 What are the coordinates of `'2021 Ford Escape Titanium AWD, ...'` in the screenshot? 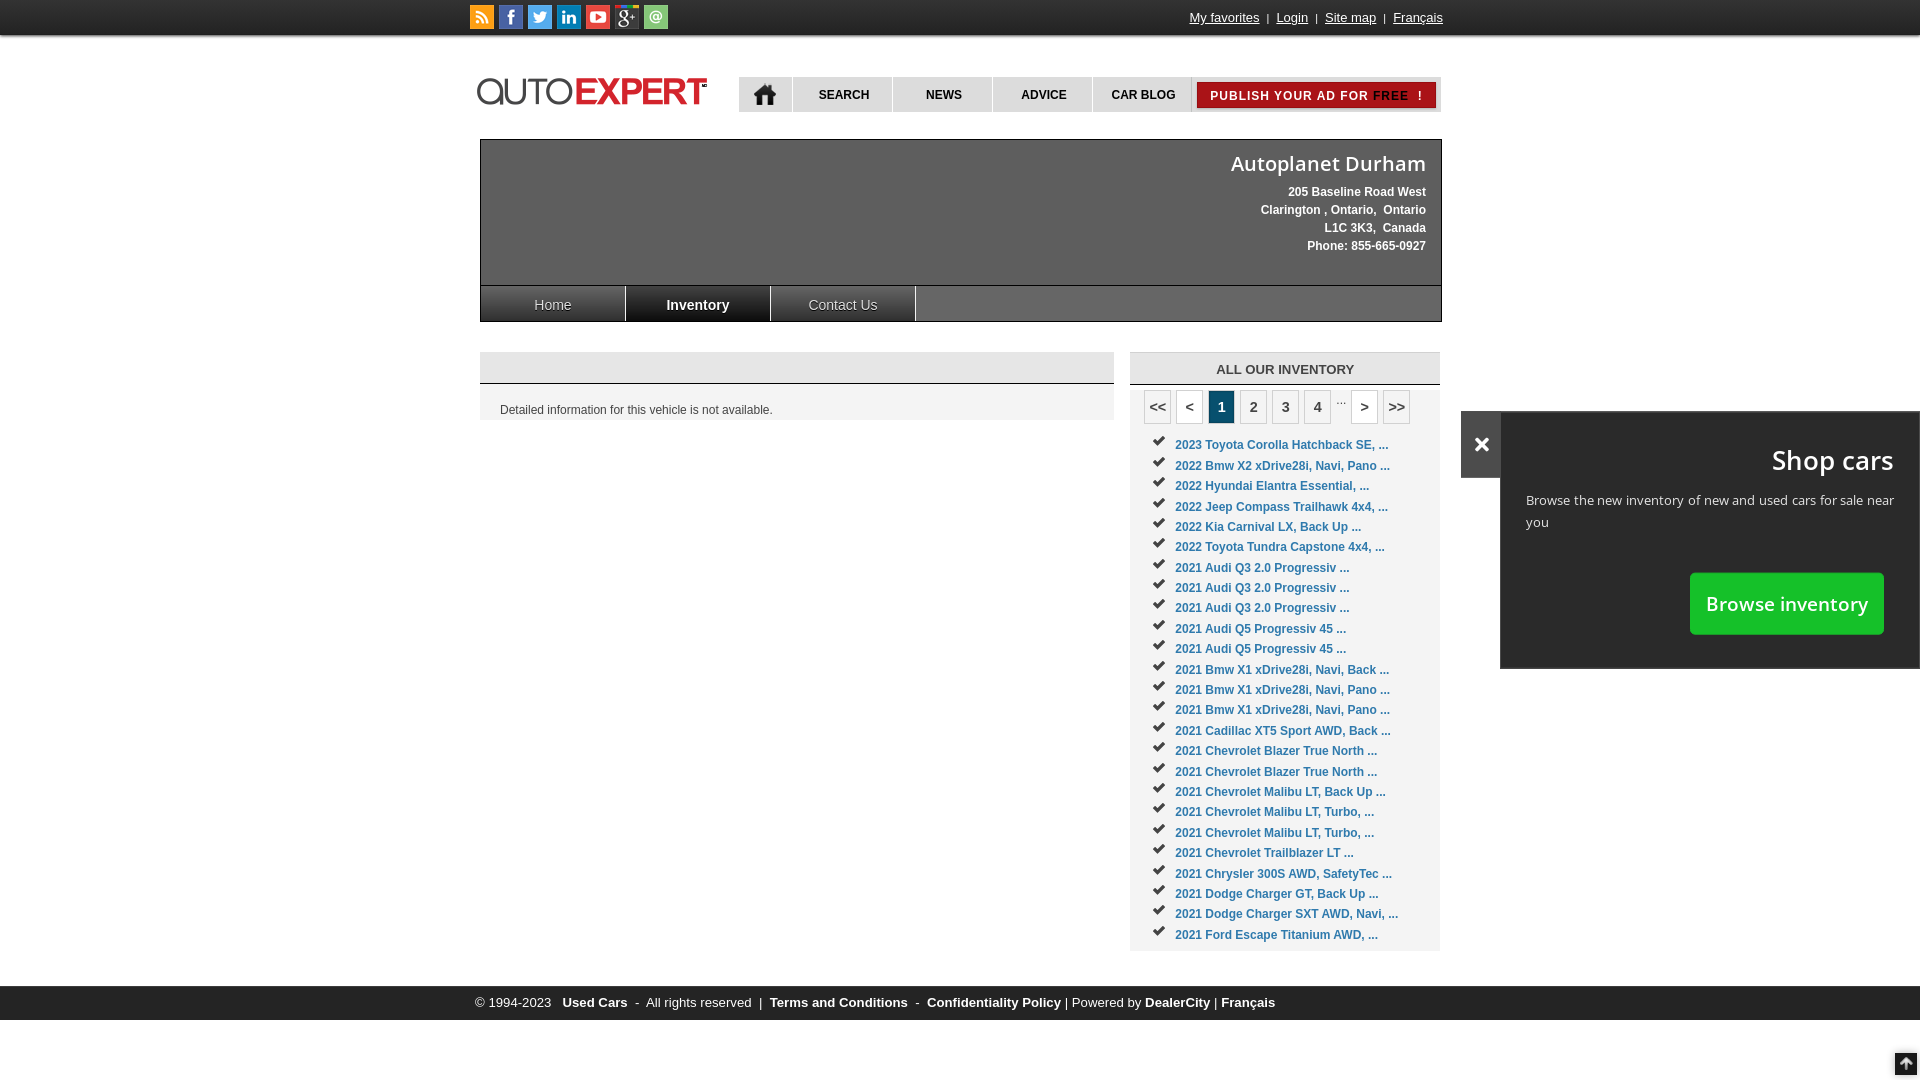 It's located at (1175, 934).